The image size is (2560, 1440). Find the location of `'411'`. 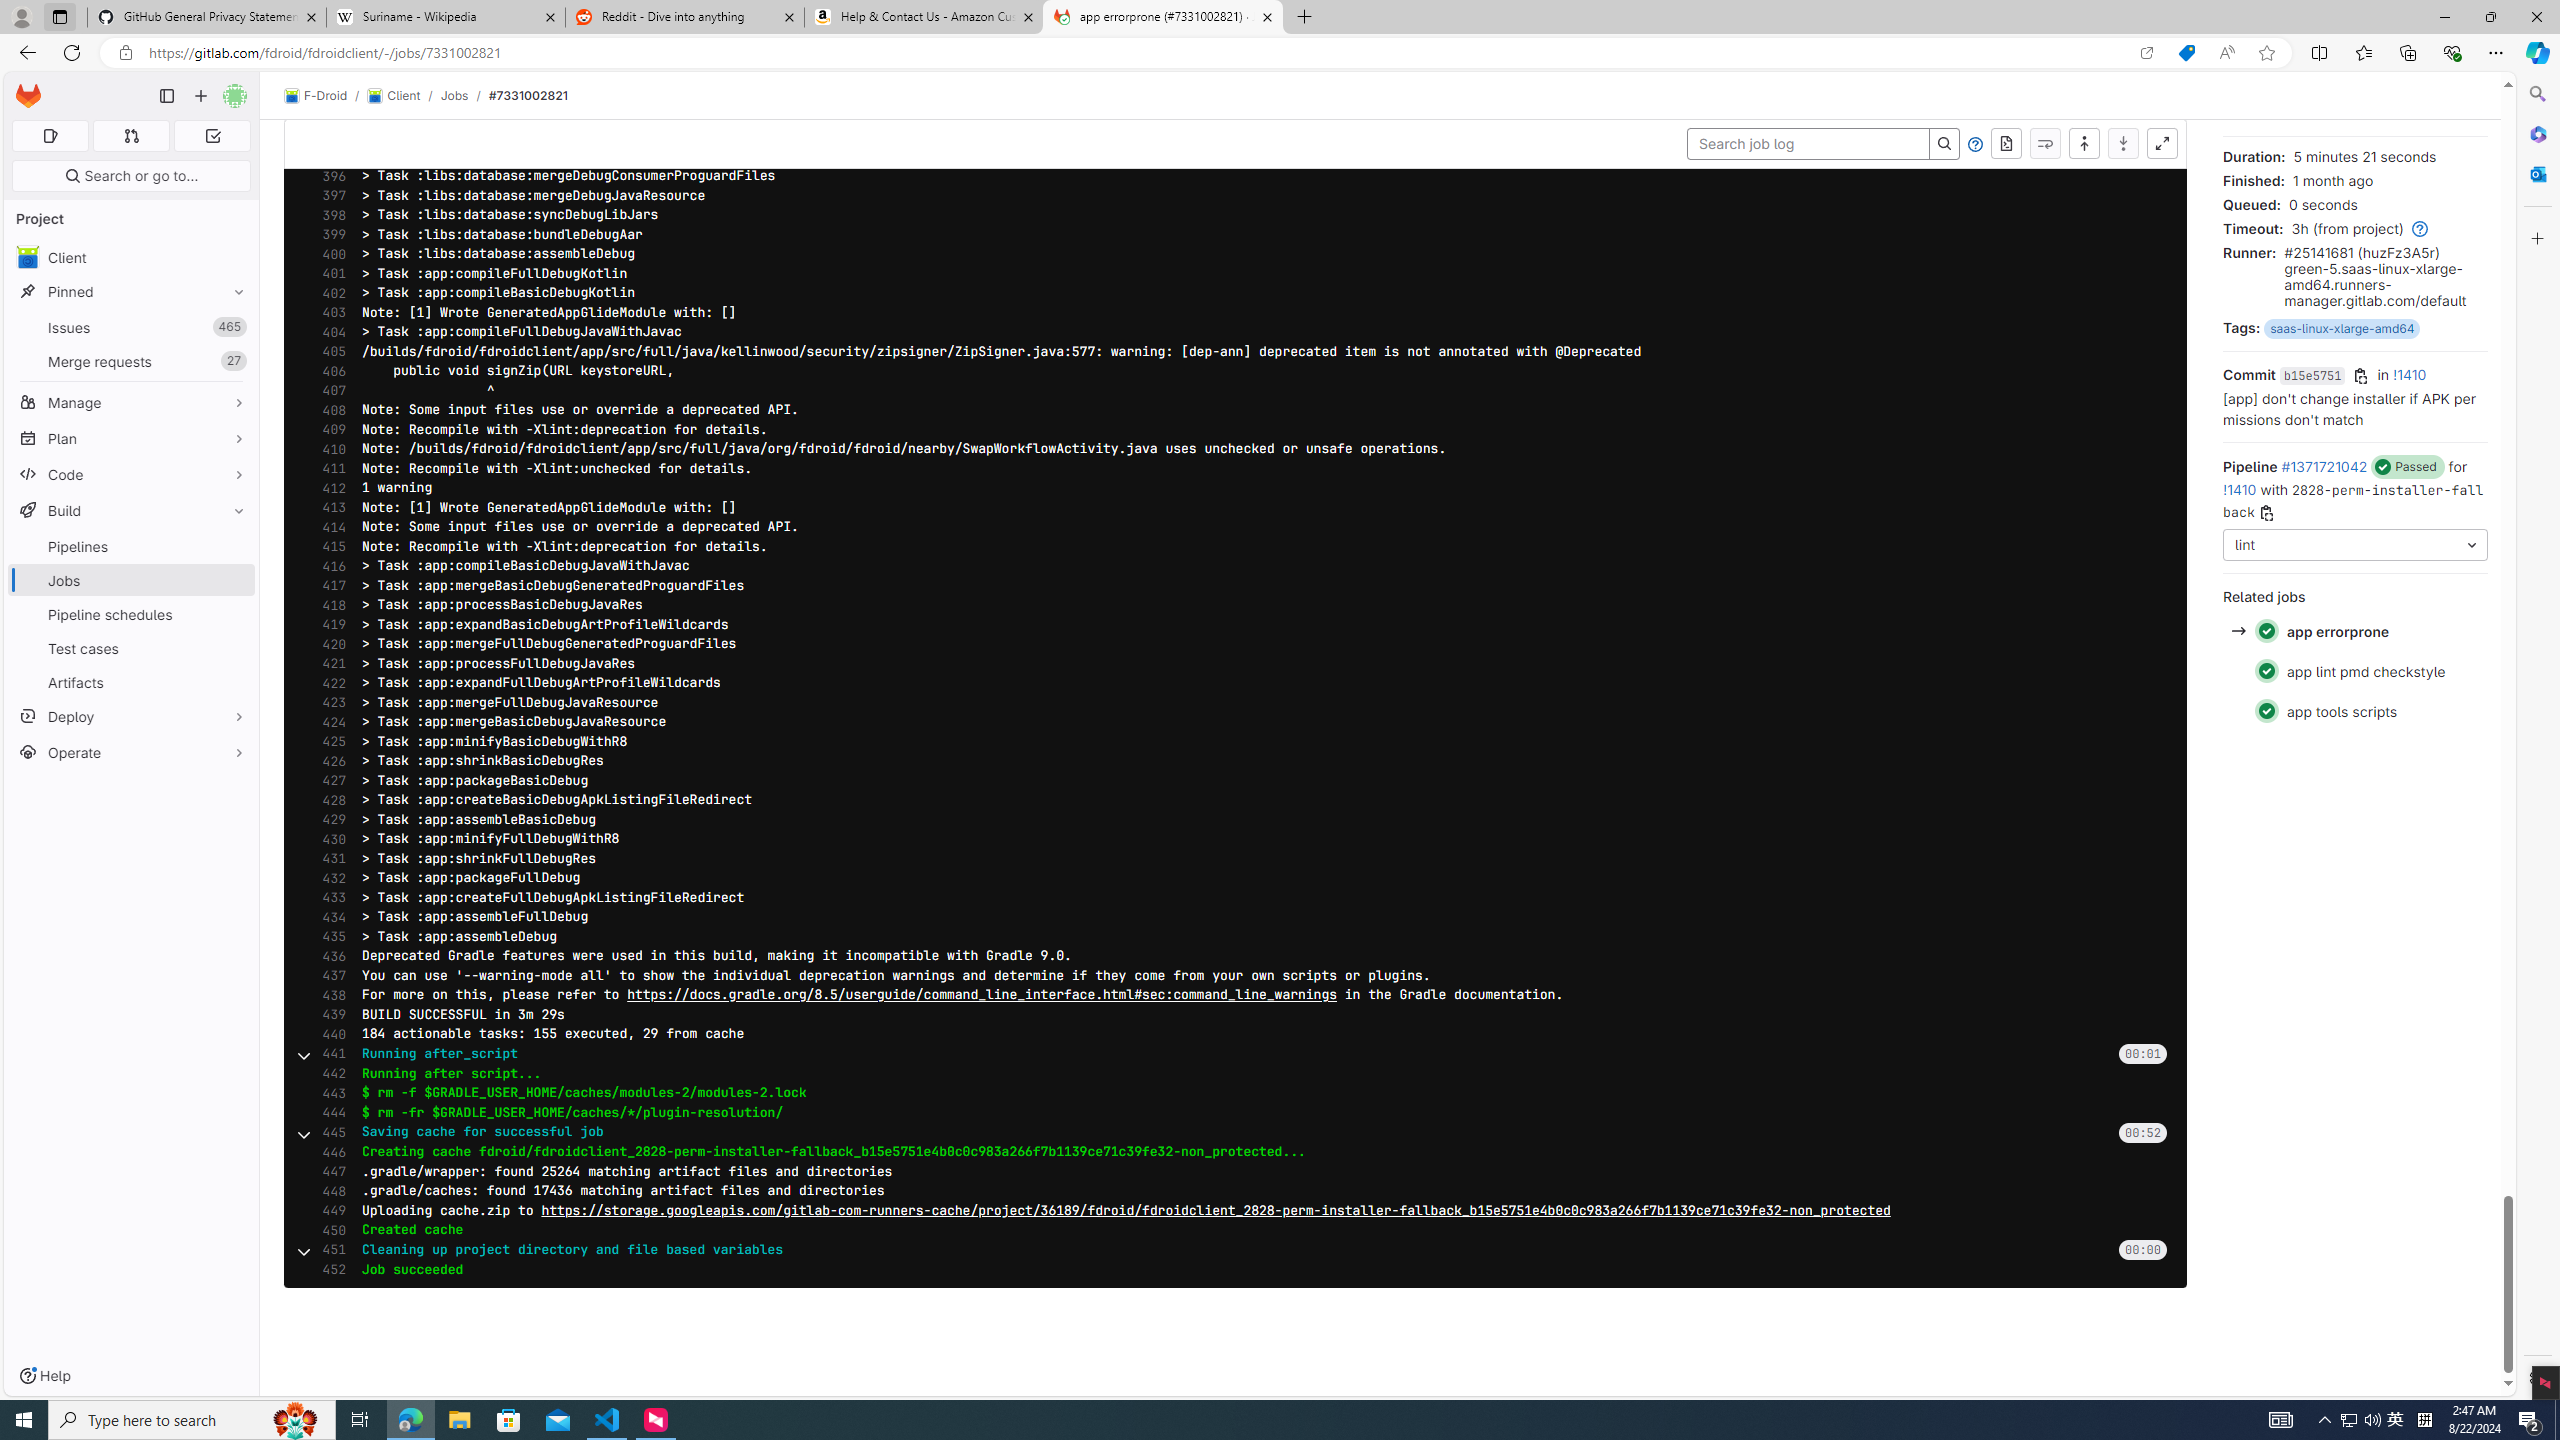

'411' is located at coordinates (327, 468).